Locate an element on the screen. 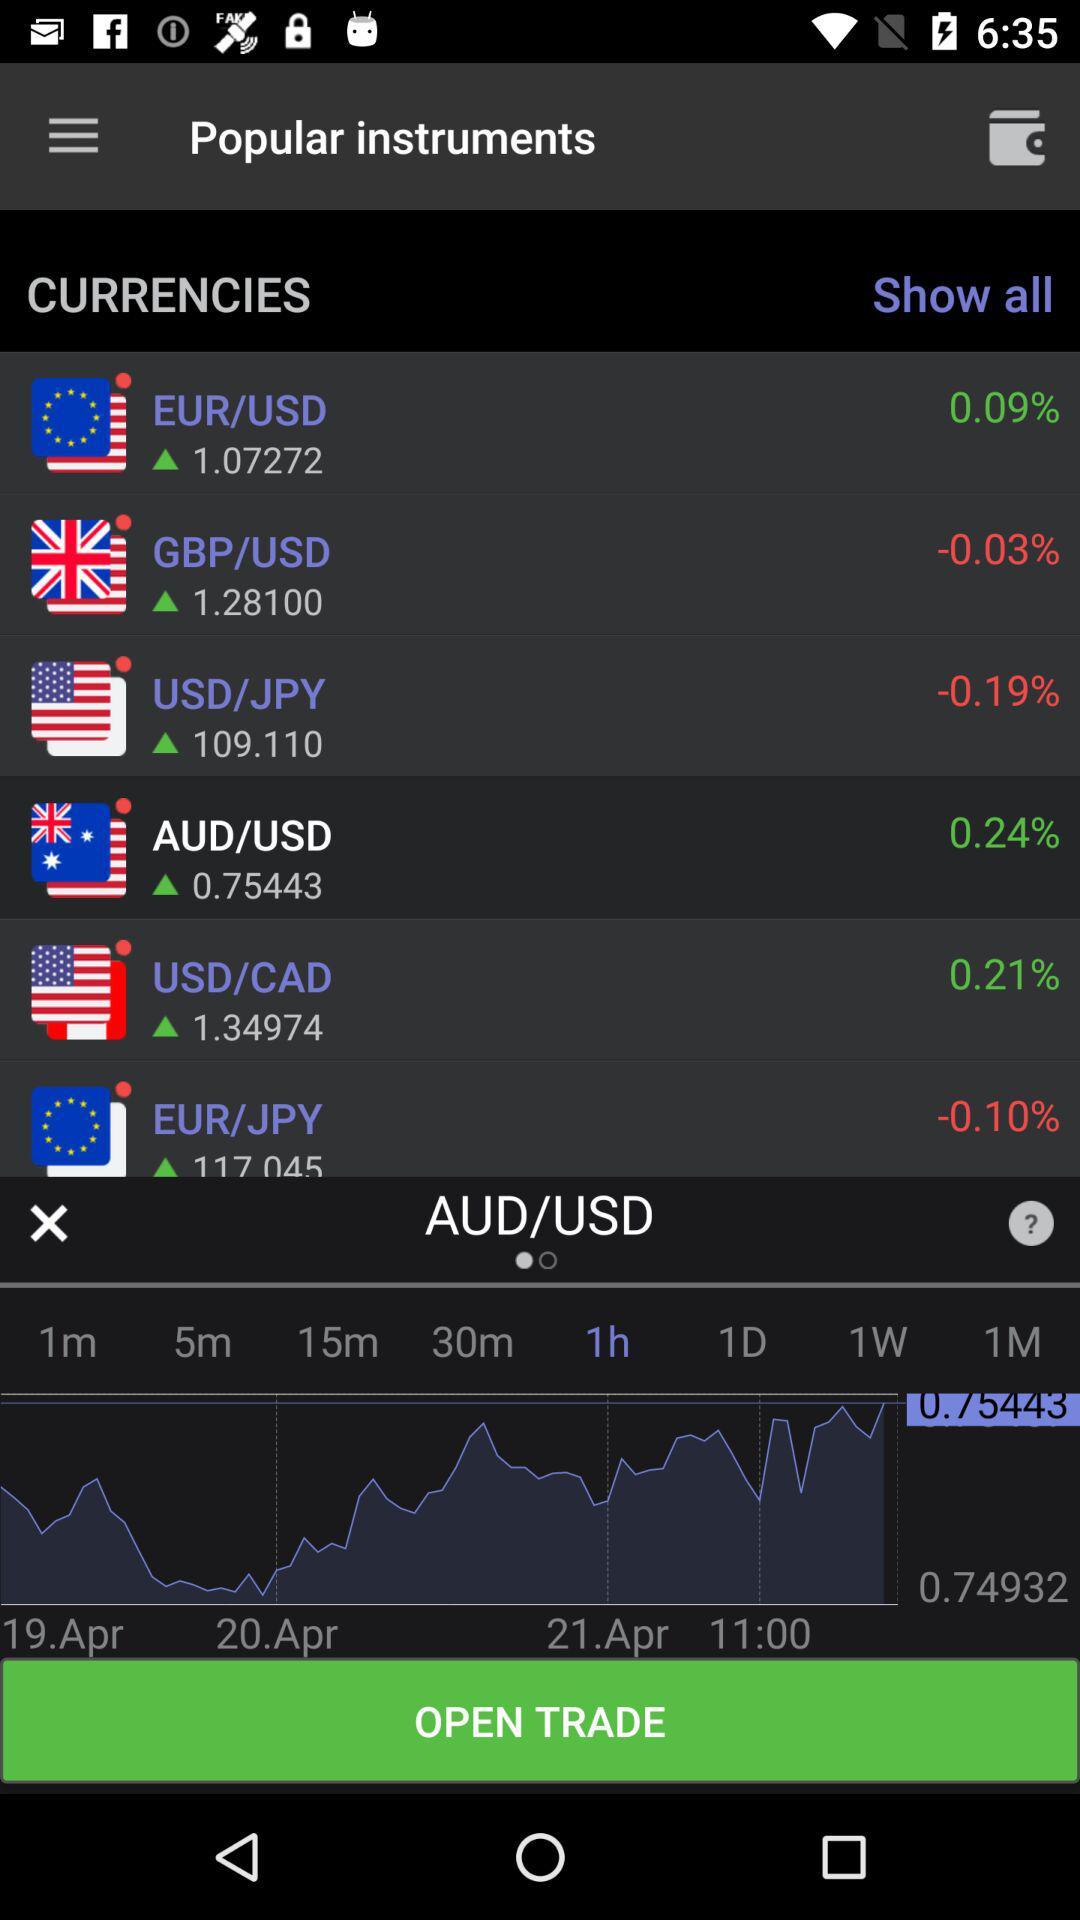 The image size is (1080, 1920). the app next to popular instruments item is located at coordinates (1017, 135).